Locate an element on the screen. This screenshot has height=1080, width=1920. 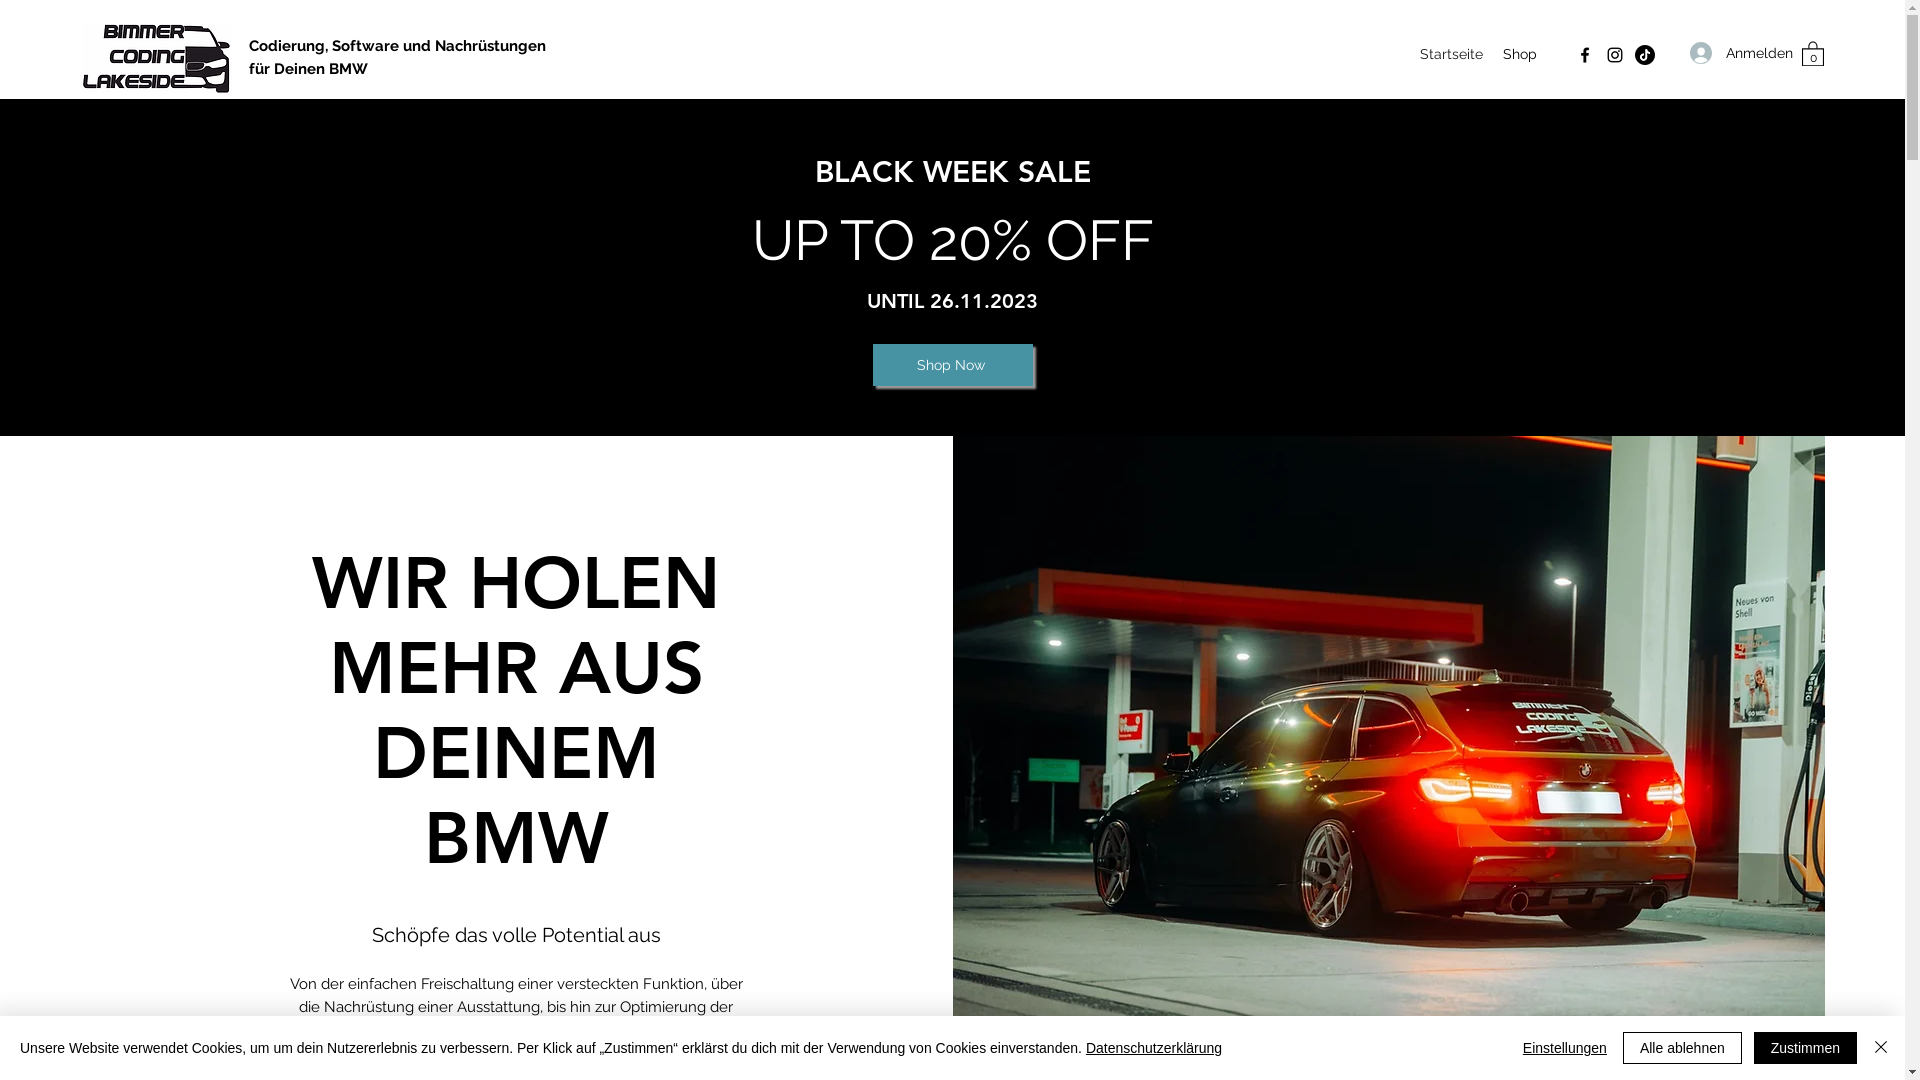
'0' is located at coordinates (1813, 52).